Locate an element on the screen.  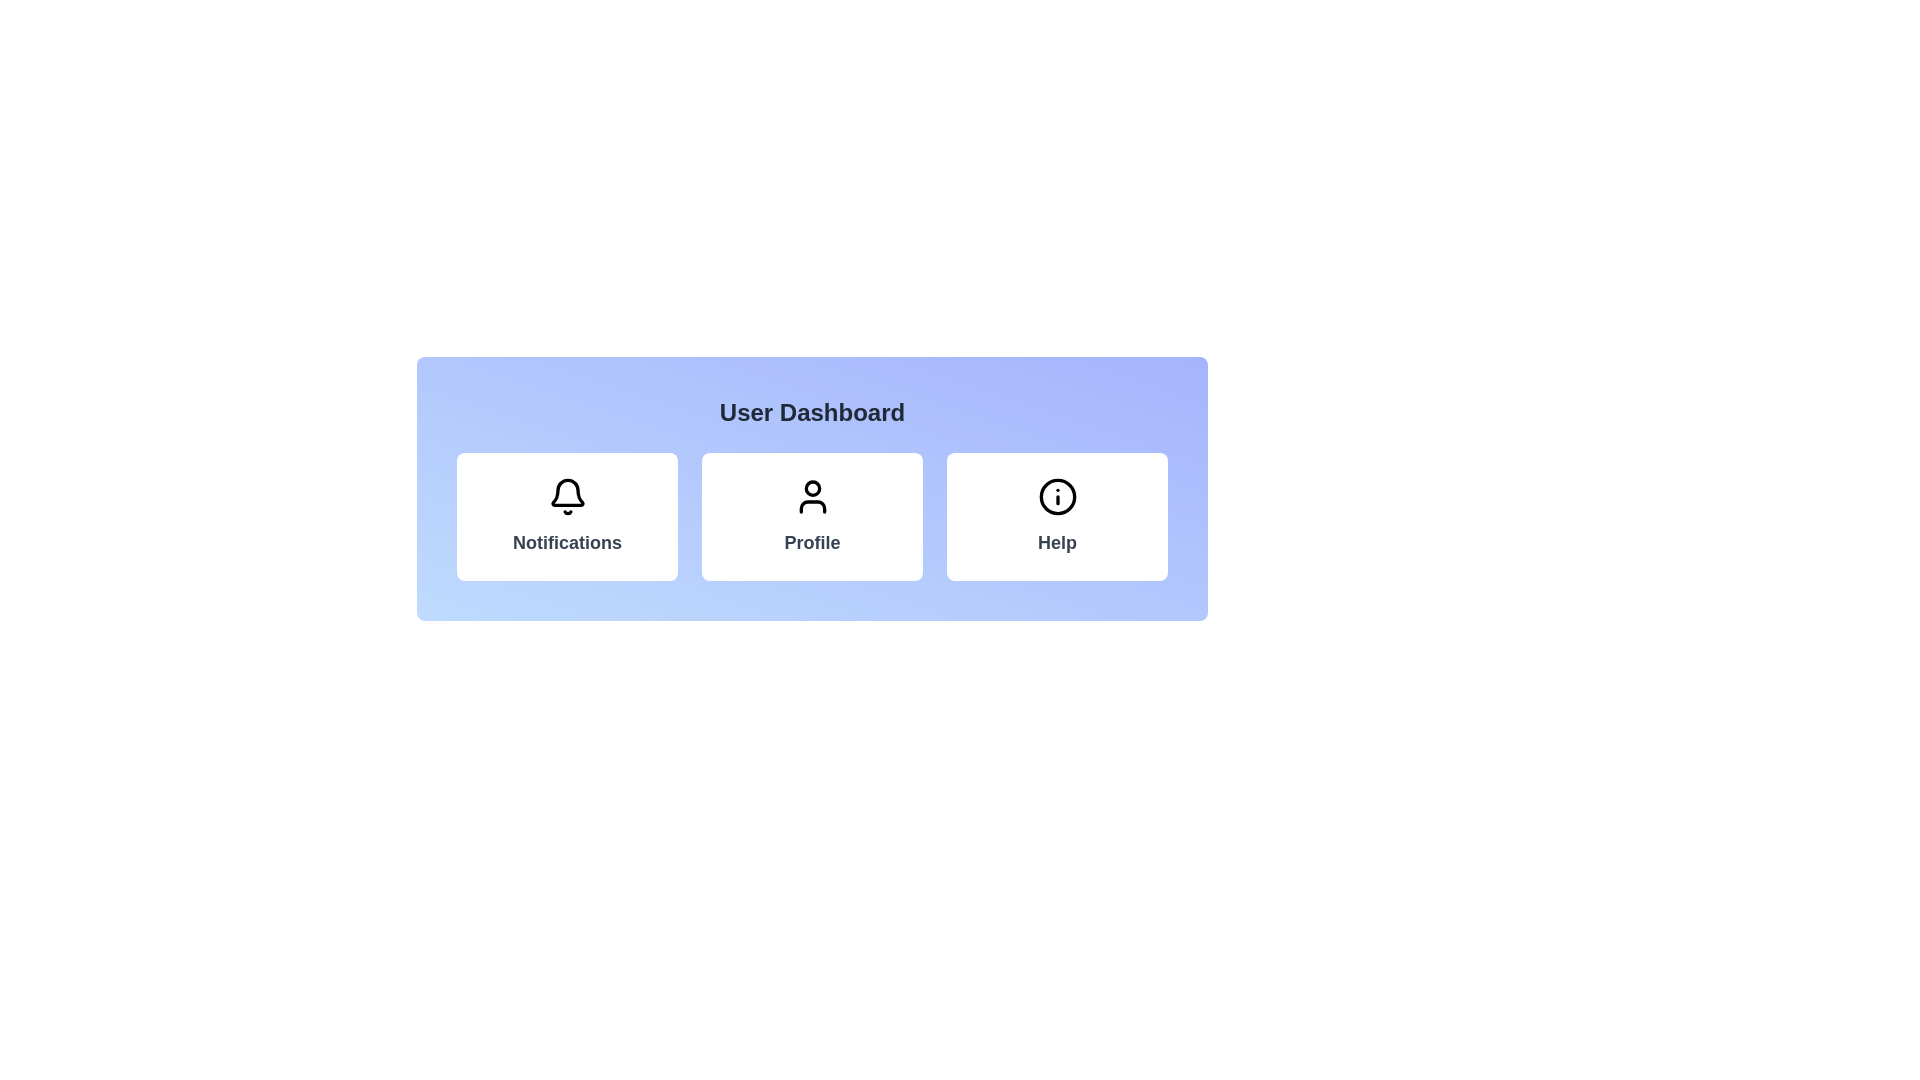
the 'Help' text label, which is styled in a larger font size and bold, dark gray color, located below a circular information icon within a card on the right side of a three-card layout is located at coordinates (1056, 543).